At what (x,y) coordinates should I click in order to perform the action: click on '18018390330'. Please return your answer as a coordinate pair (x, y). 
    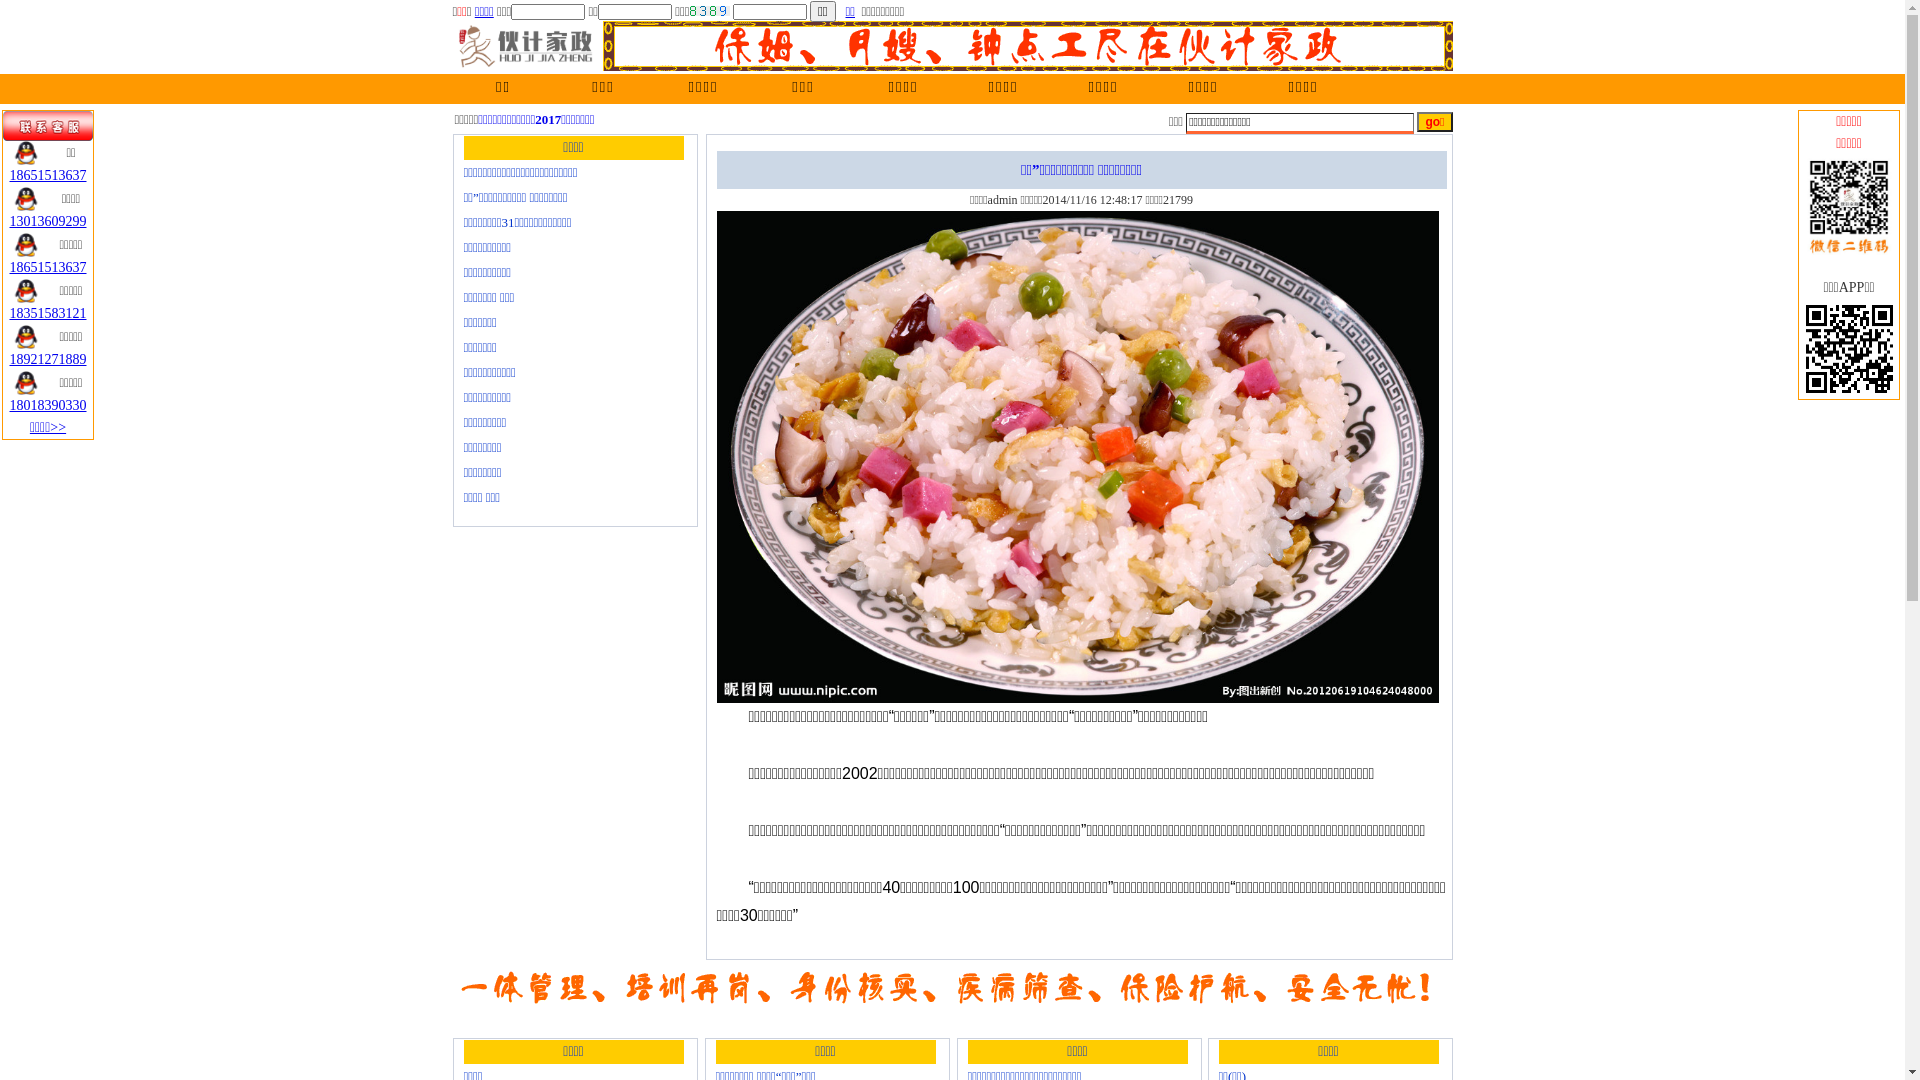
    Looking at the image, I should click on (48, 405).